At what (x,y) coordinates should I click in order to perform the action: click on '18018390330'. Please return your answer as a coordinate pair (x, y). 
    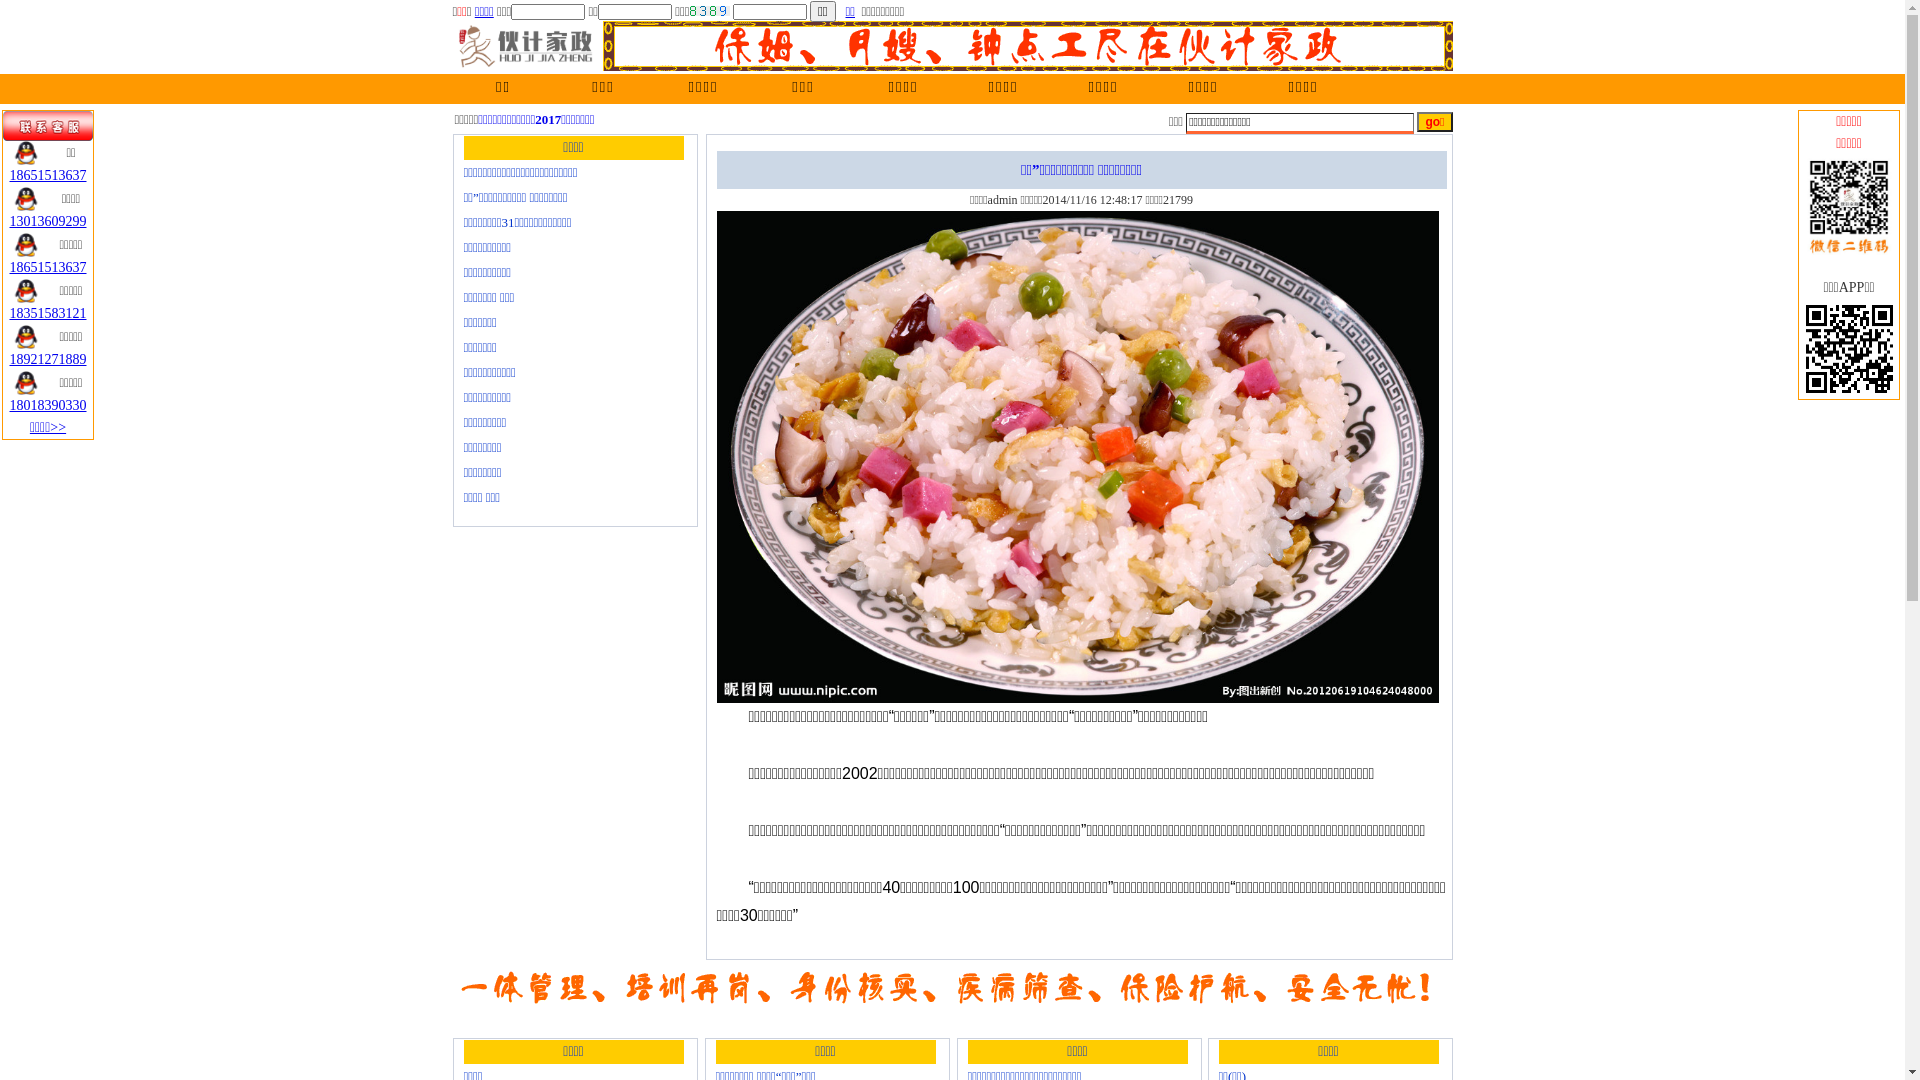
    Looking at the image, I should click on (48, 405).